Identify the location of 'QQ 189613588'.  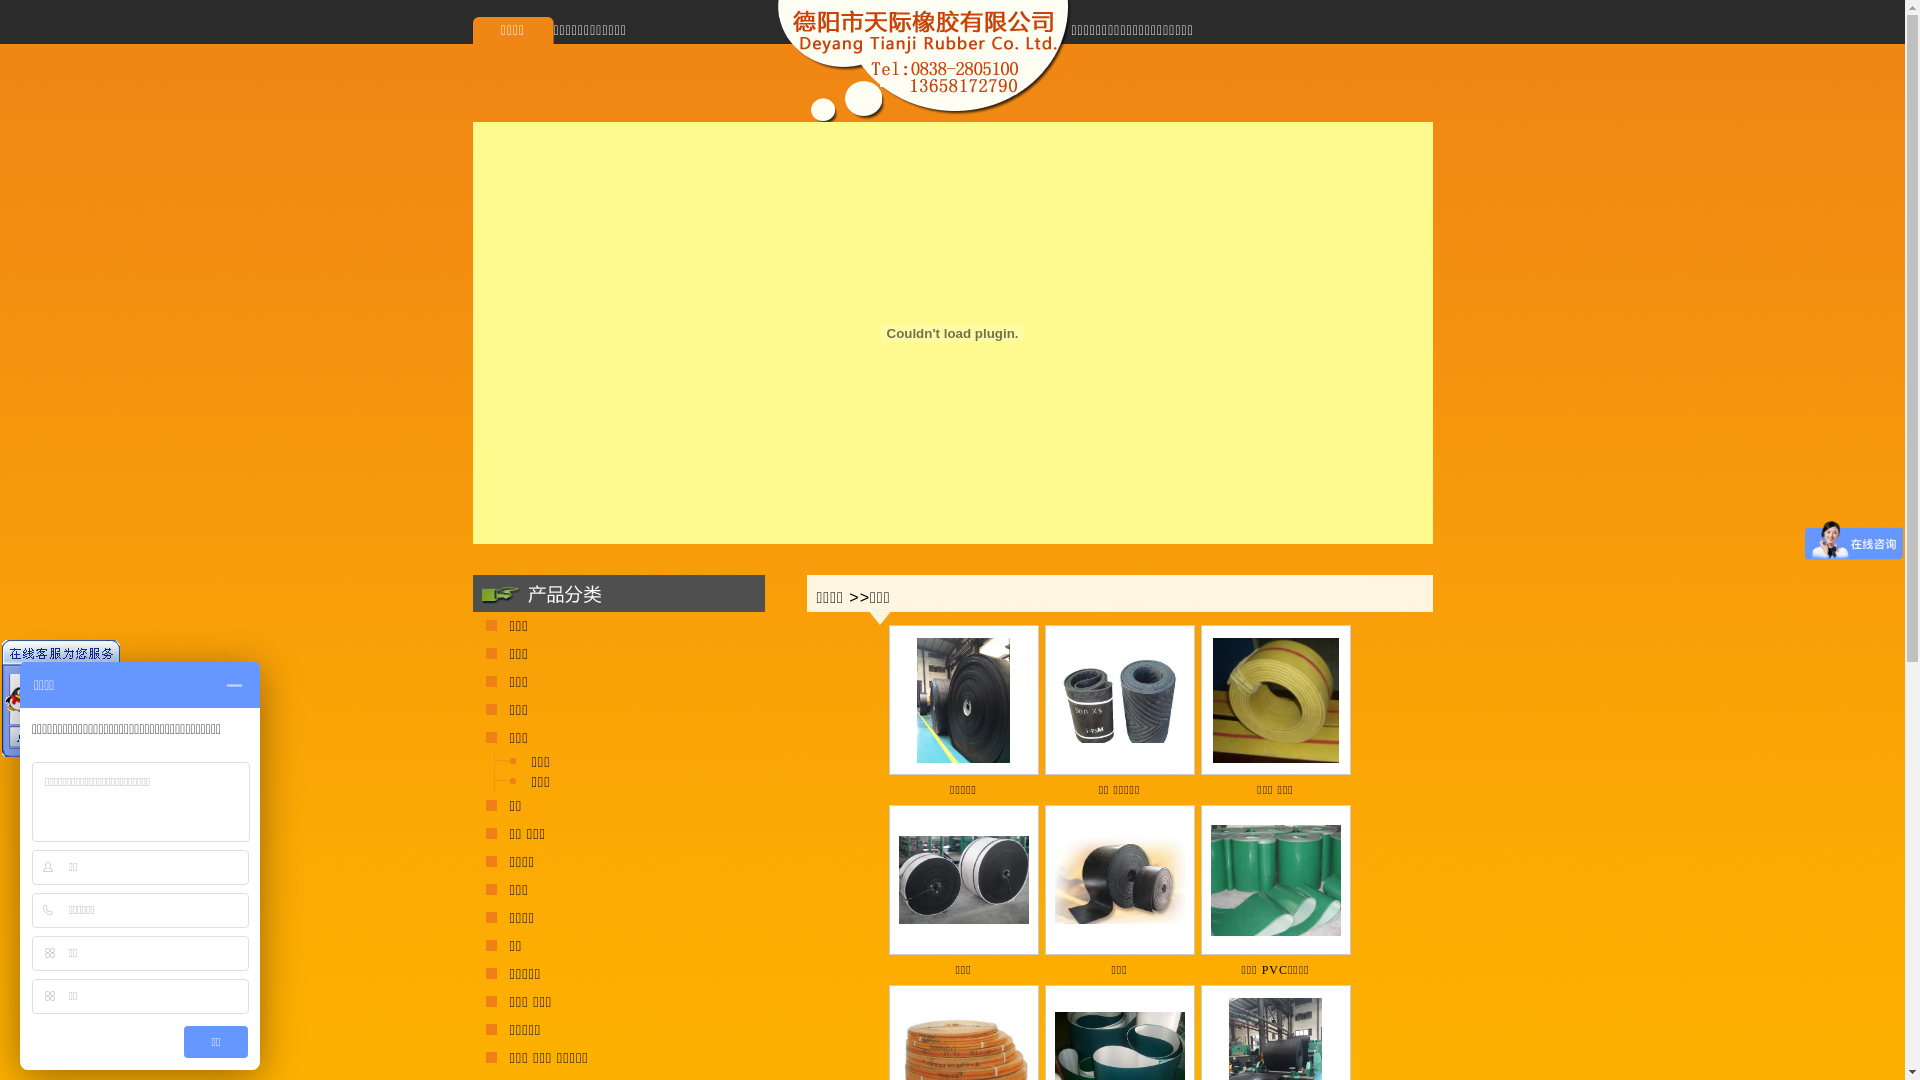
(66, 697).